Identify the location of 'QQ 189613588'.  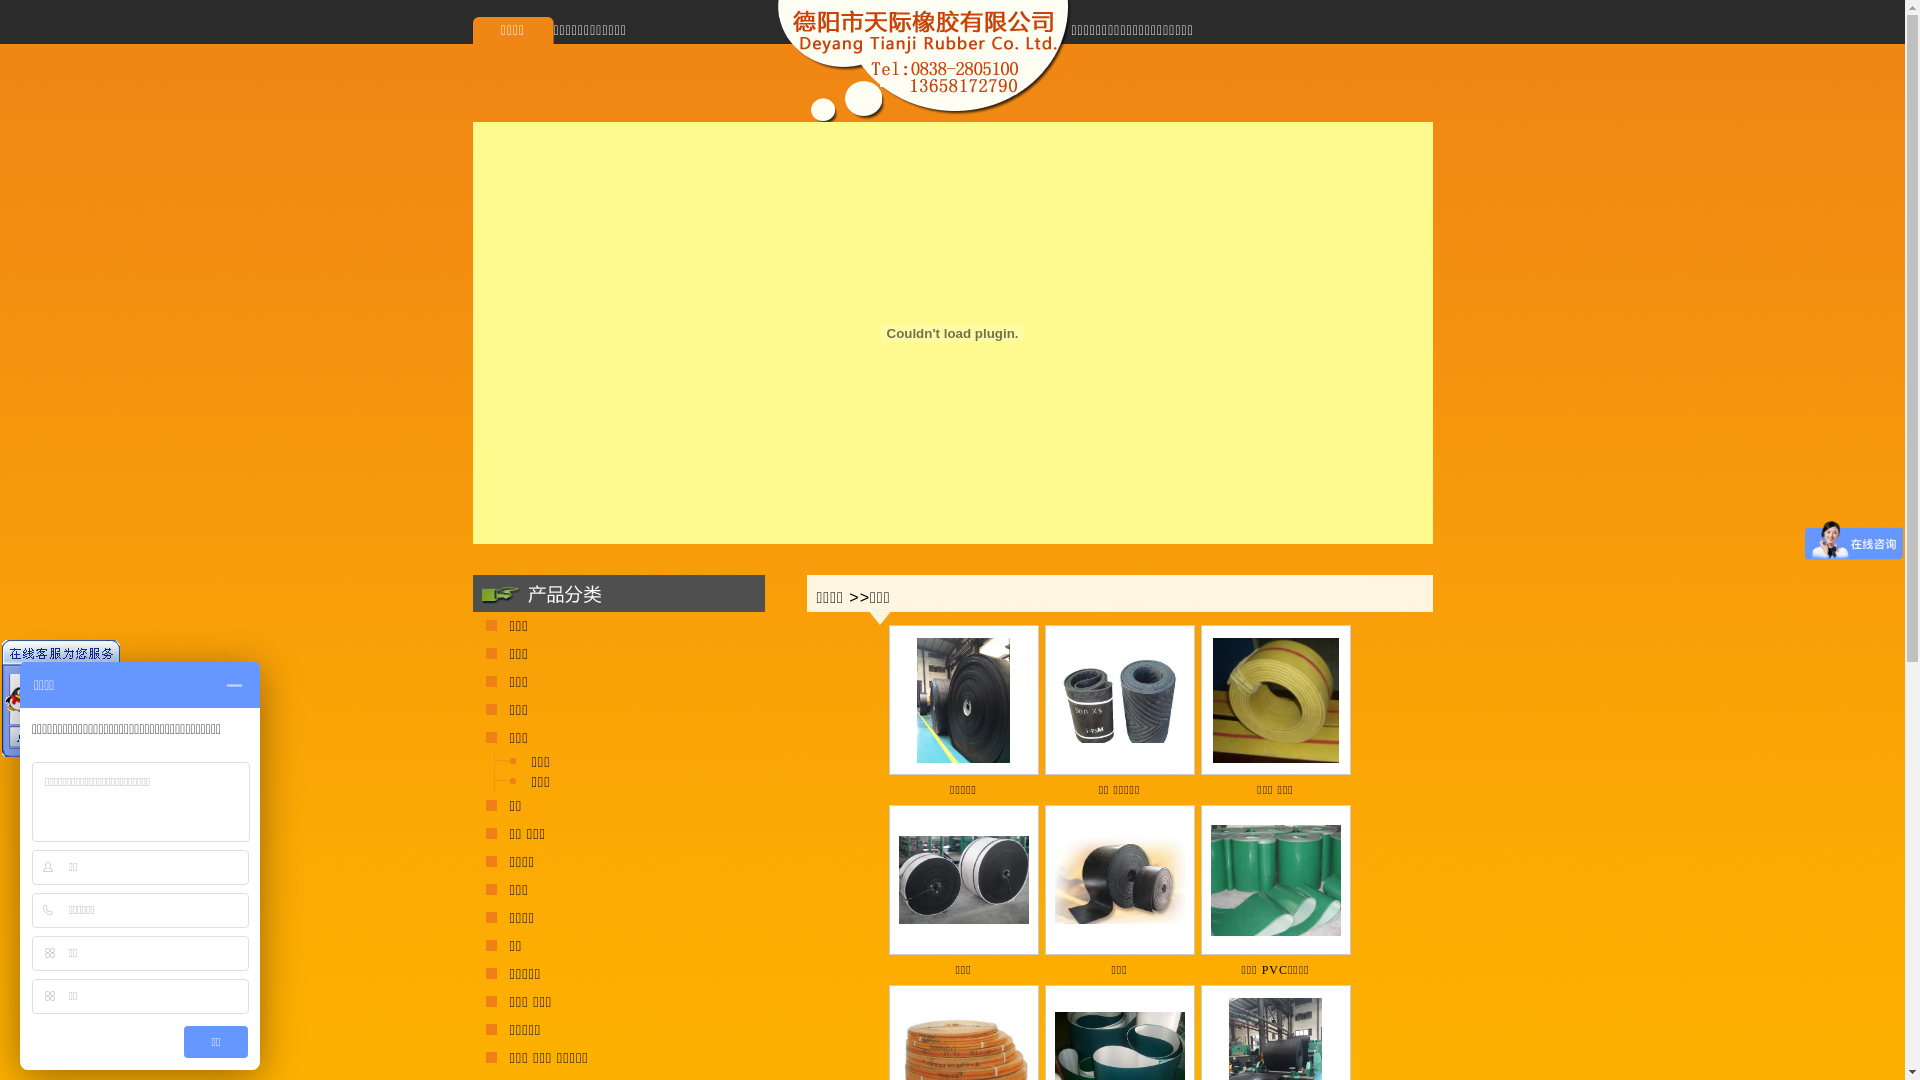
(66, 697).